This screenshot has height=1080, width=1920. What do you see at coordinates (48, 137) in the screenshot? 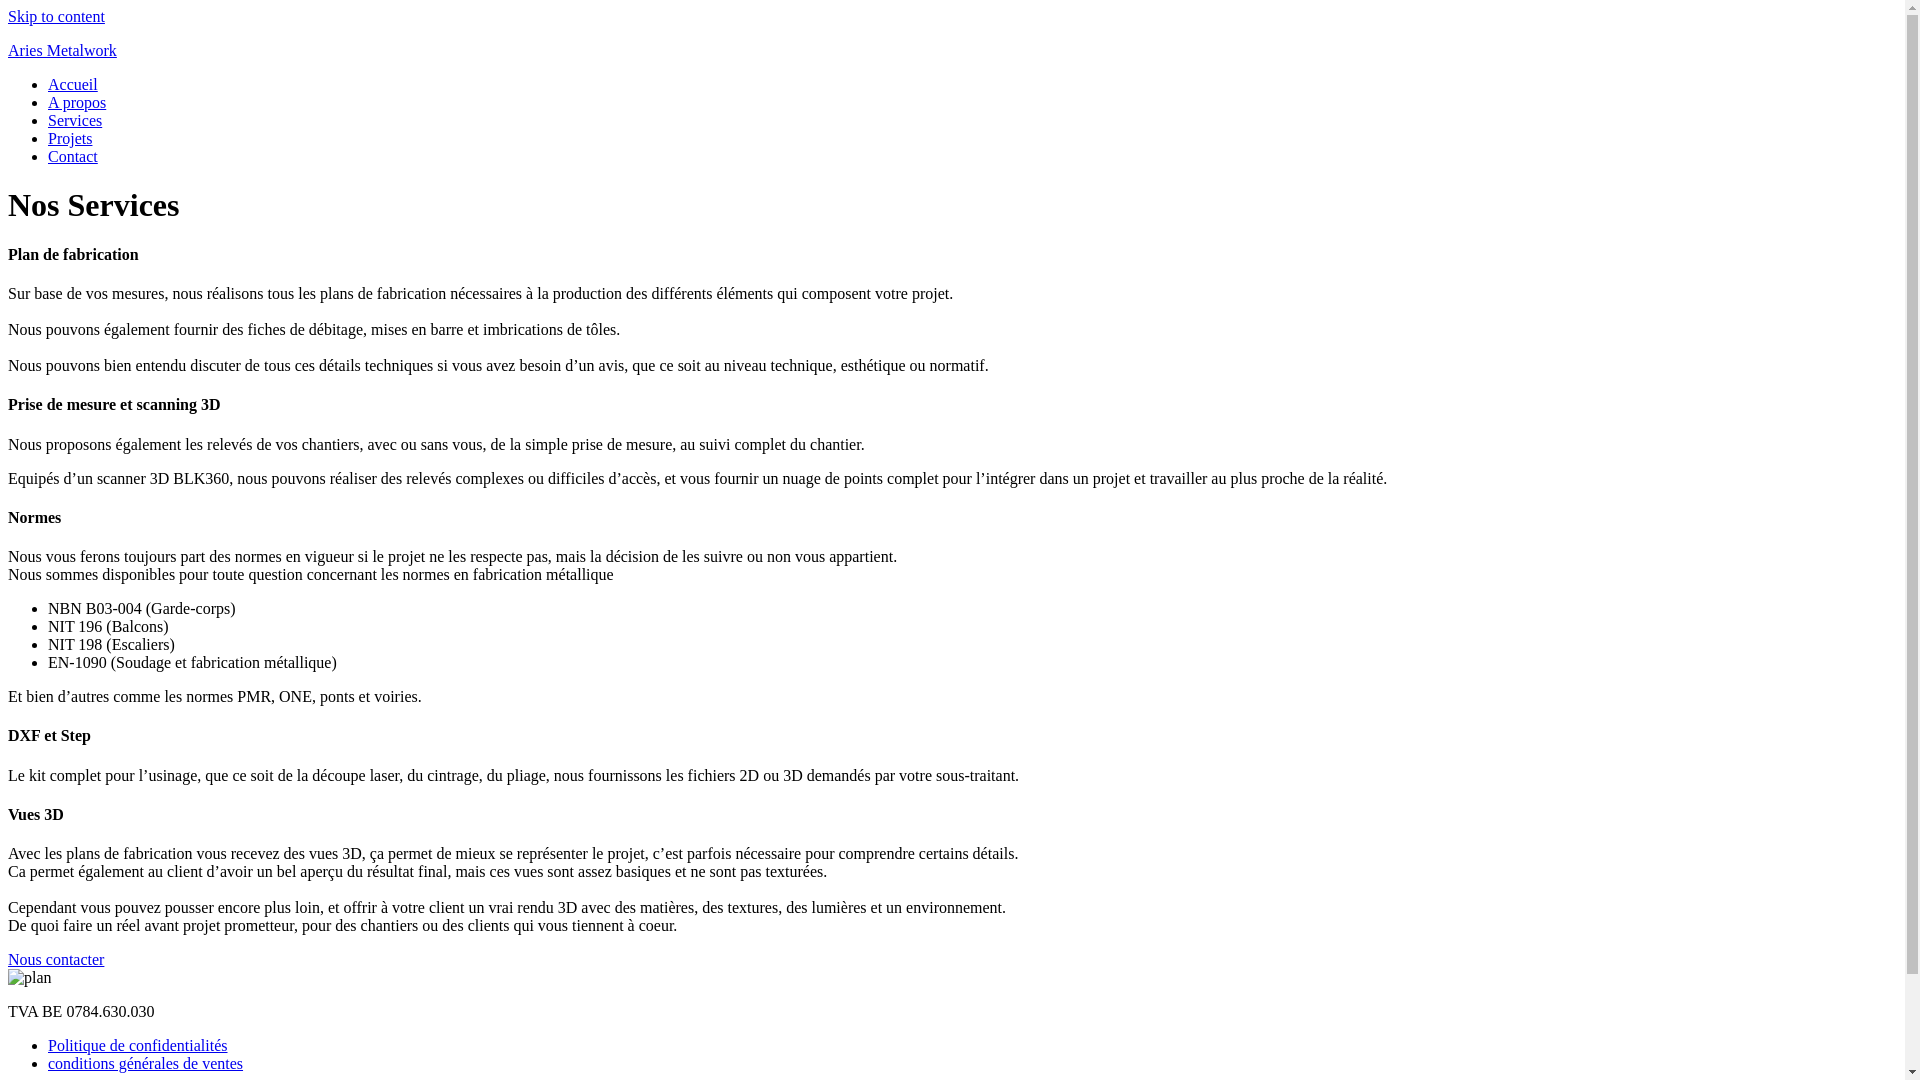
I see `'Projets'` at bounding box center [48, 137].